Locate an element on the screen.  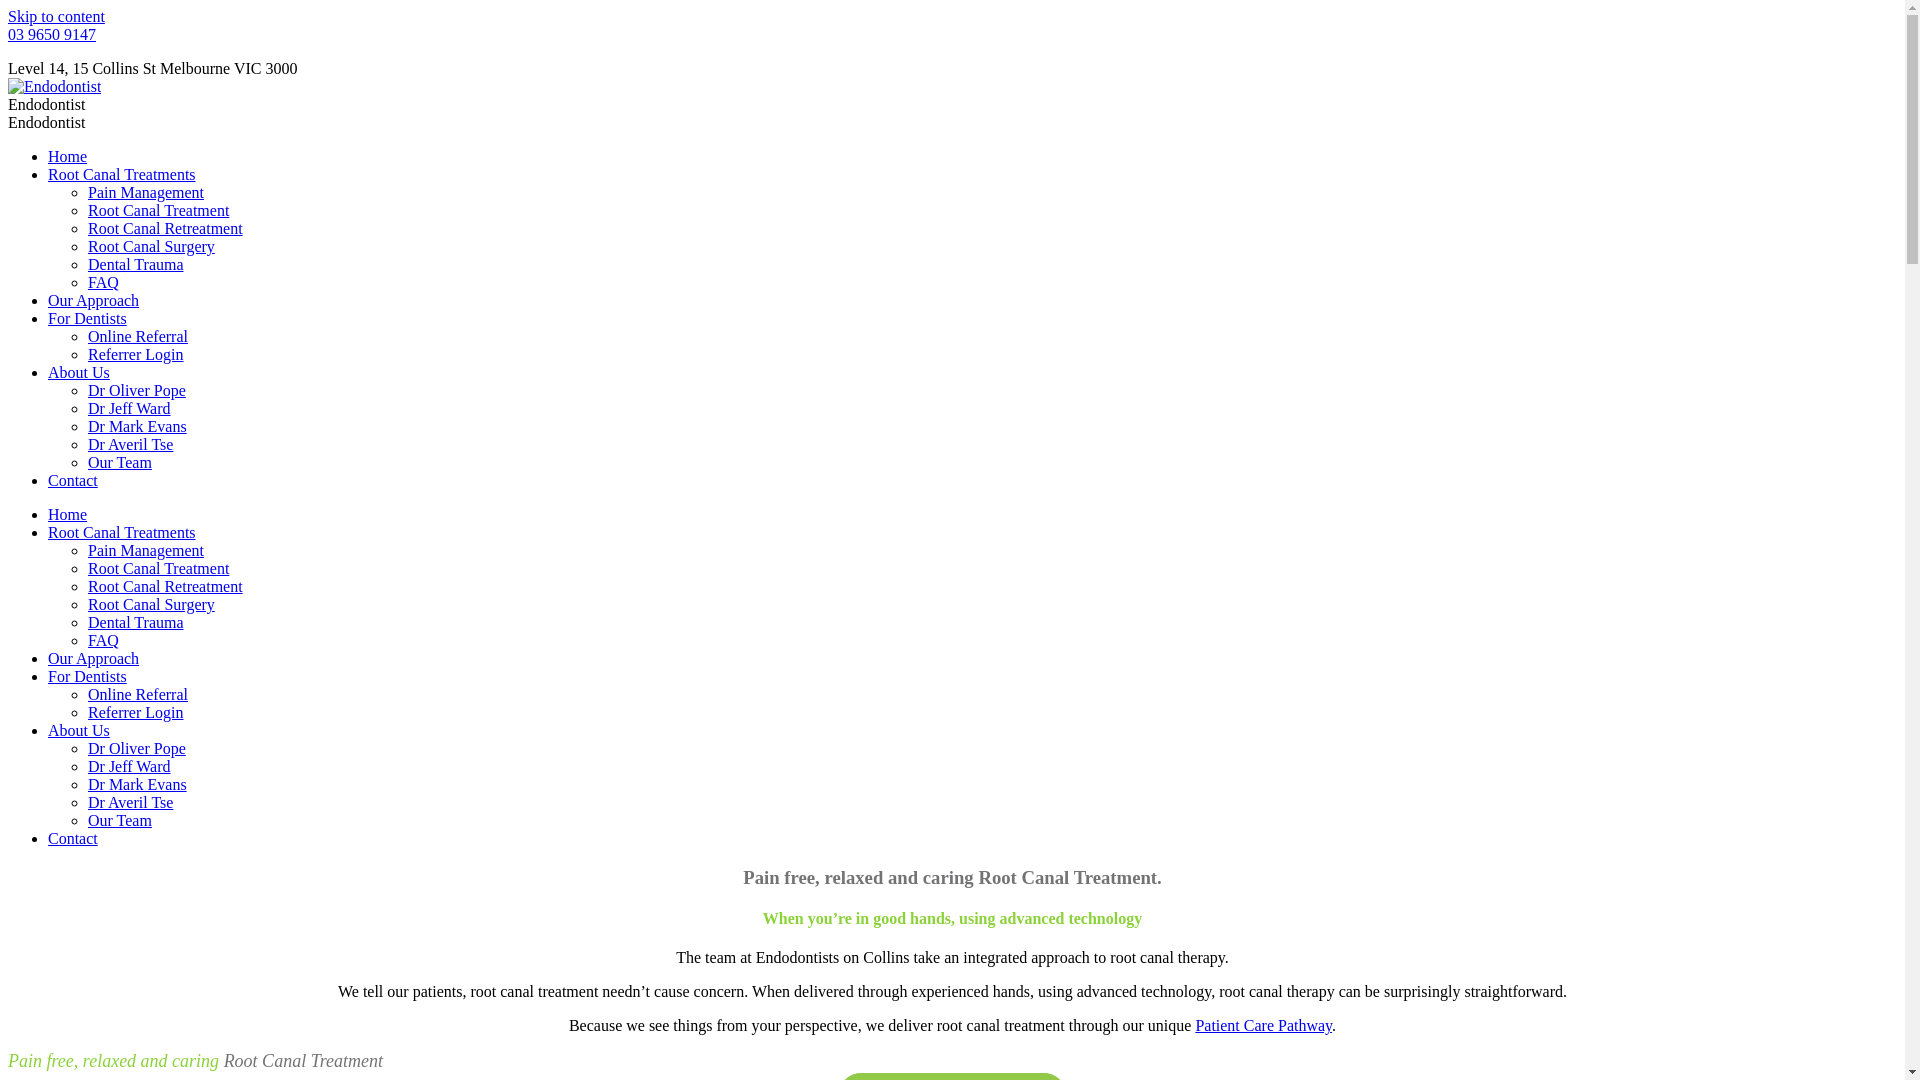
'Dr Jeff Ward' is located at coordinates (86, 765).